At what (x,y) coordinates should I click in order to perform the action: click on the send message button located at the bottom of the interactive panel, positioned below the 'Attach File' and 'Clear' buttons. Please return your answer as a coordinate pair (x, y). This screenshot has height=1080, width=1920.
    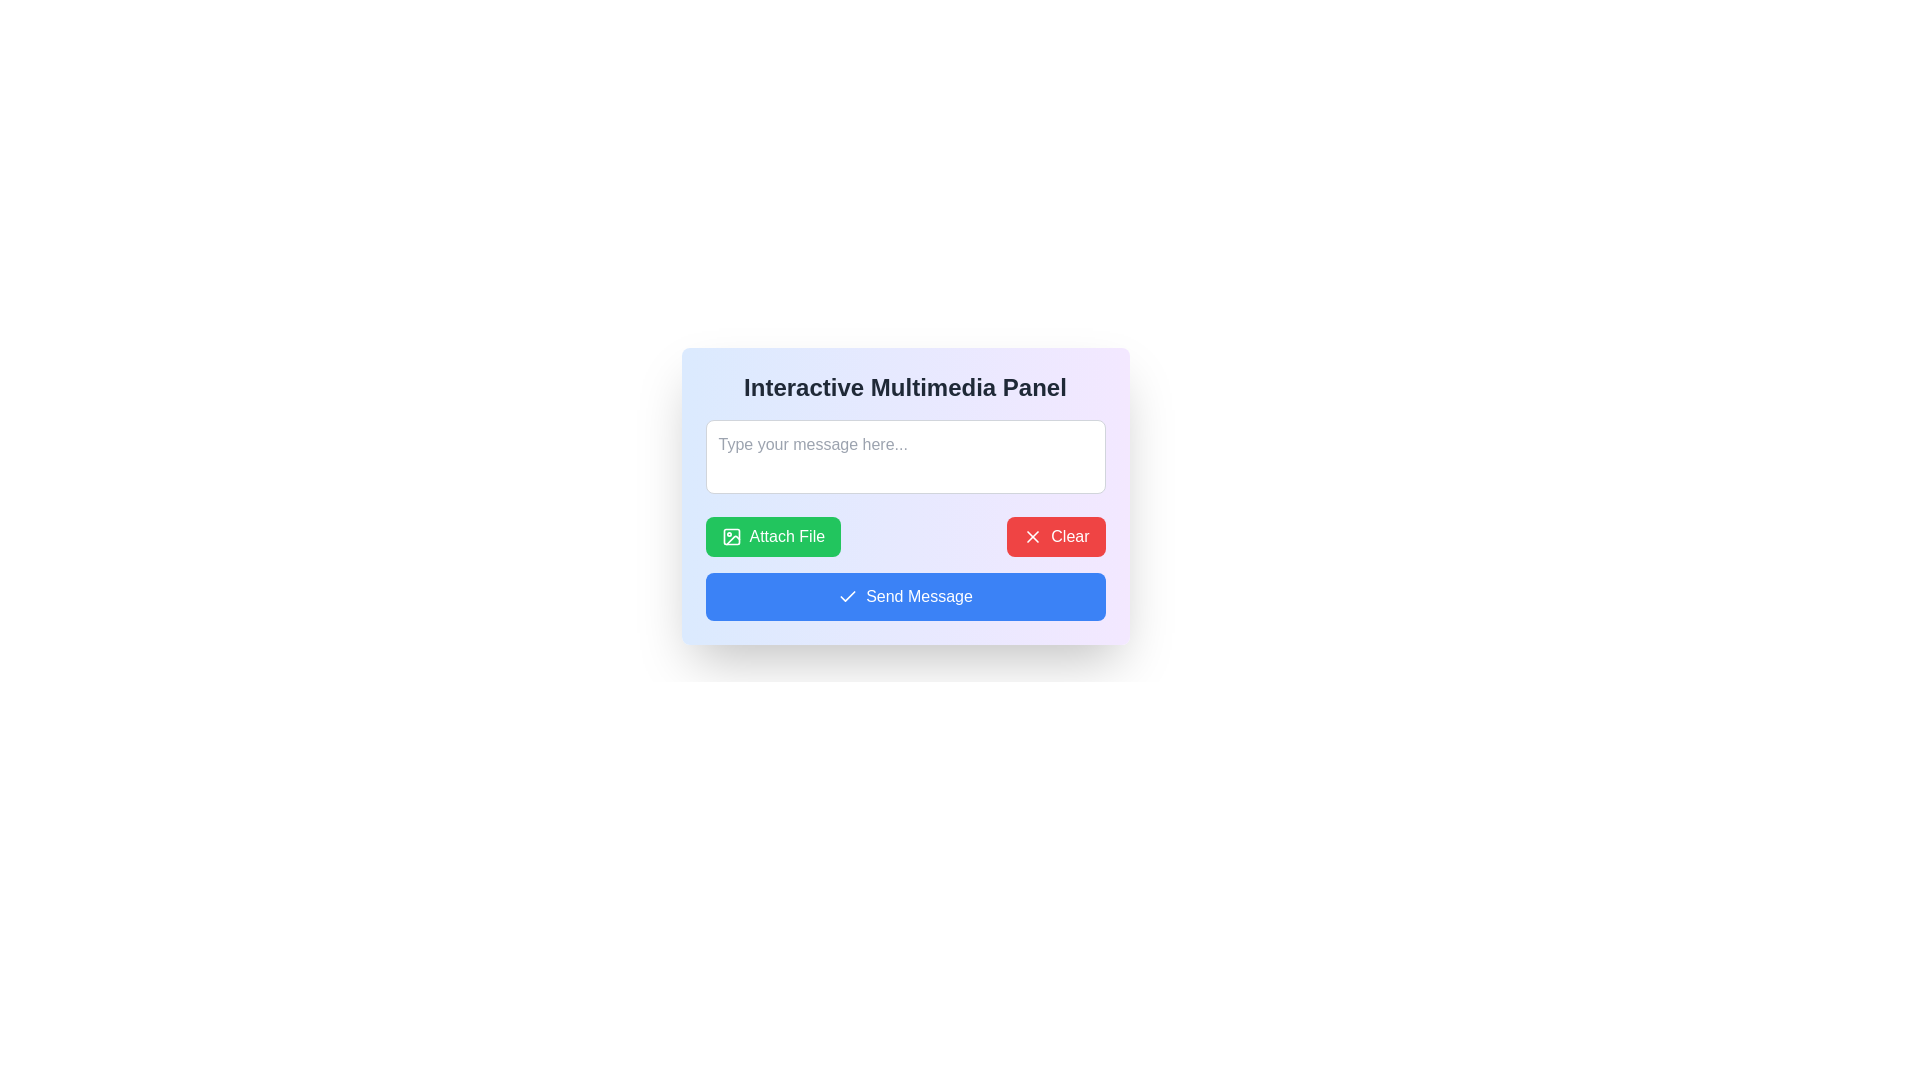
    Looking at the image, I should click on (904, 596).